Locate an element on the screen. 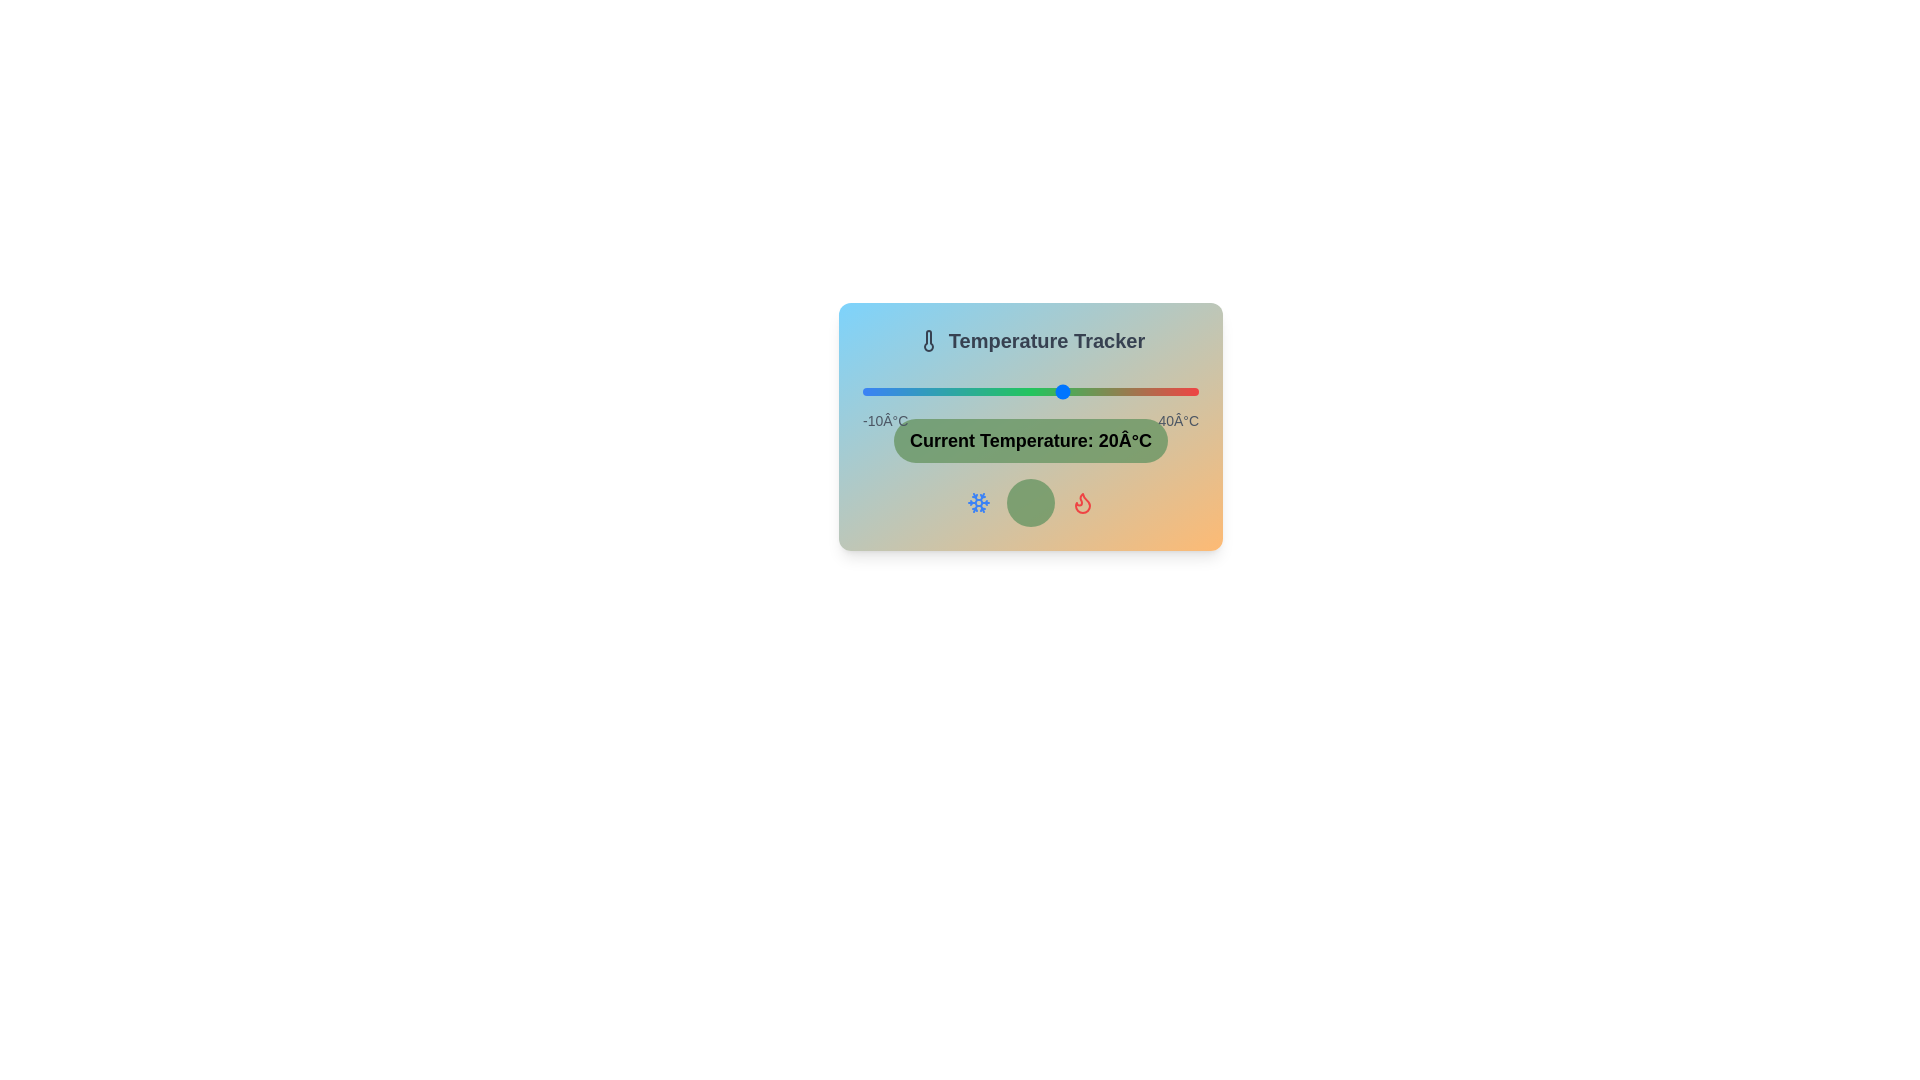 This screenshot has height=1080, width=1920. the temperature slider to -2°C is located at coordinates (915, 392).